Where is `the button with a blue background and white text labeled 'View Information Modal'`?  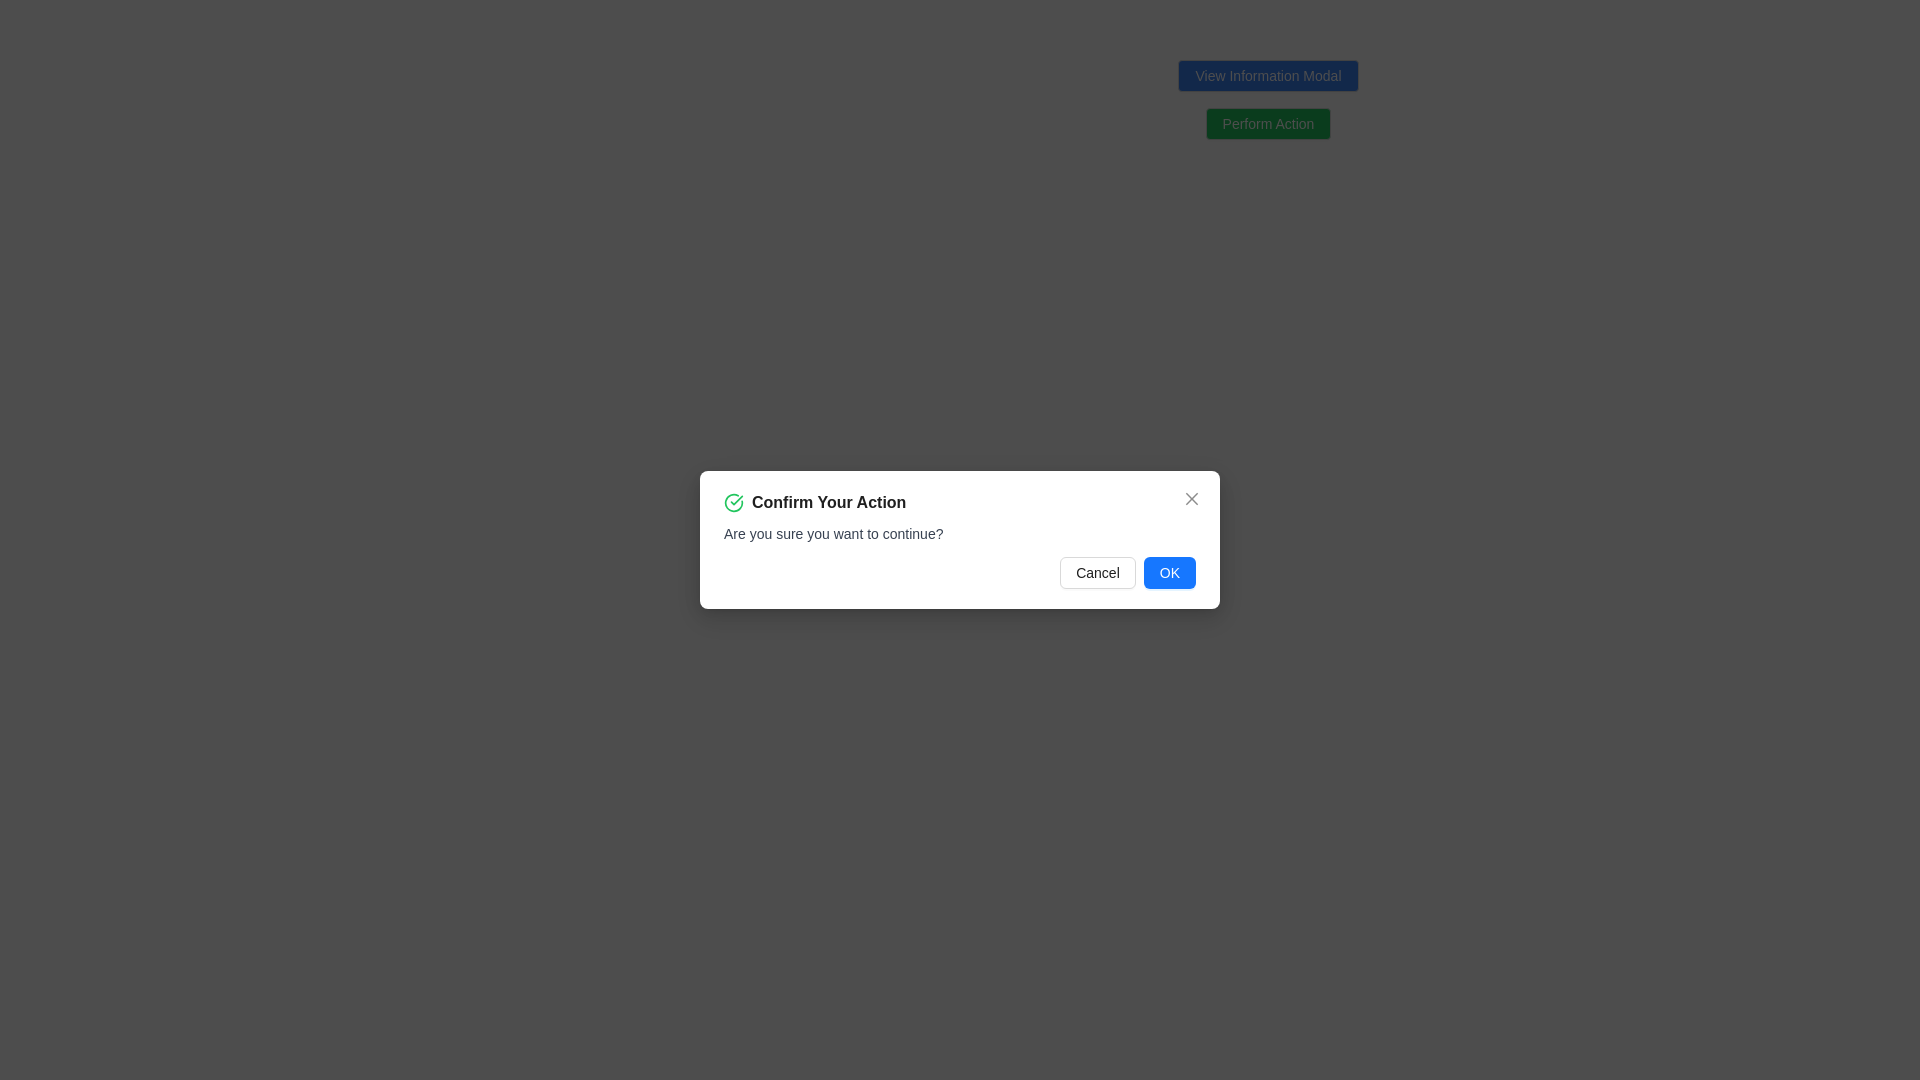
the button with a blue background and white text labeled 'View Information Modal' is located at coordinates (1267, 75).